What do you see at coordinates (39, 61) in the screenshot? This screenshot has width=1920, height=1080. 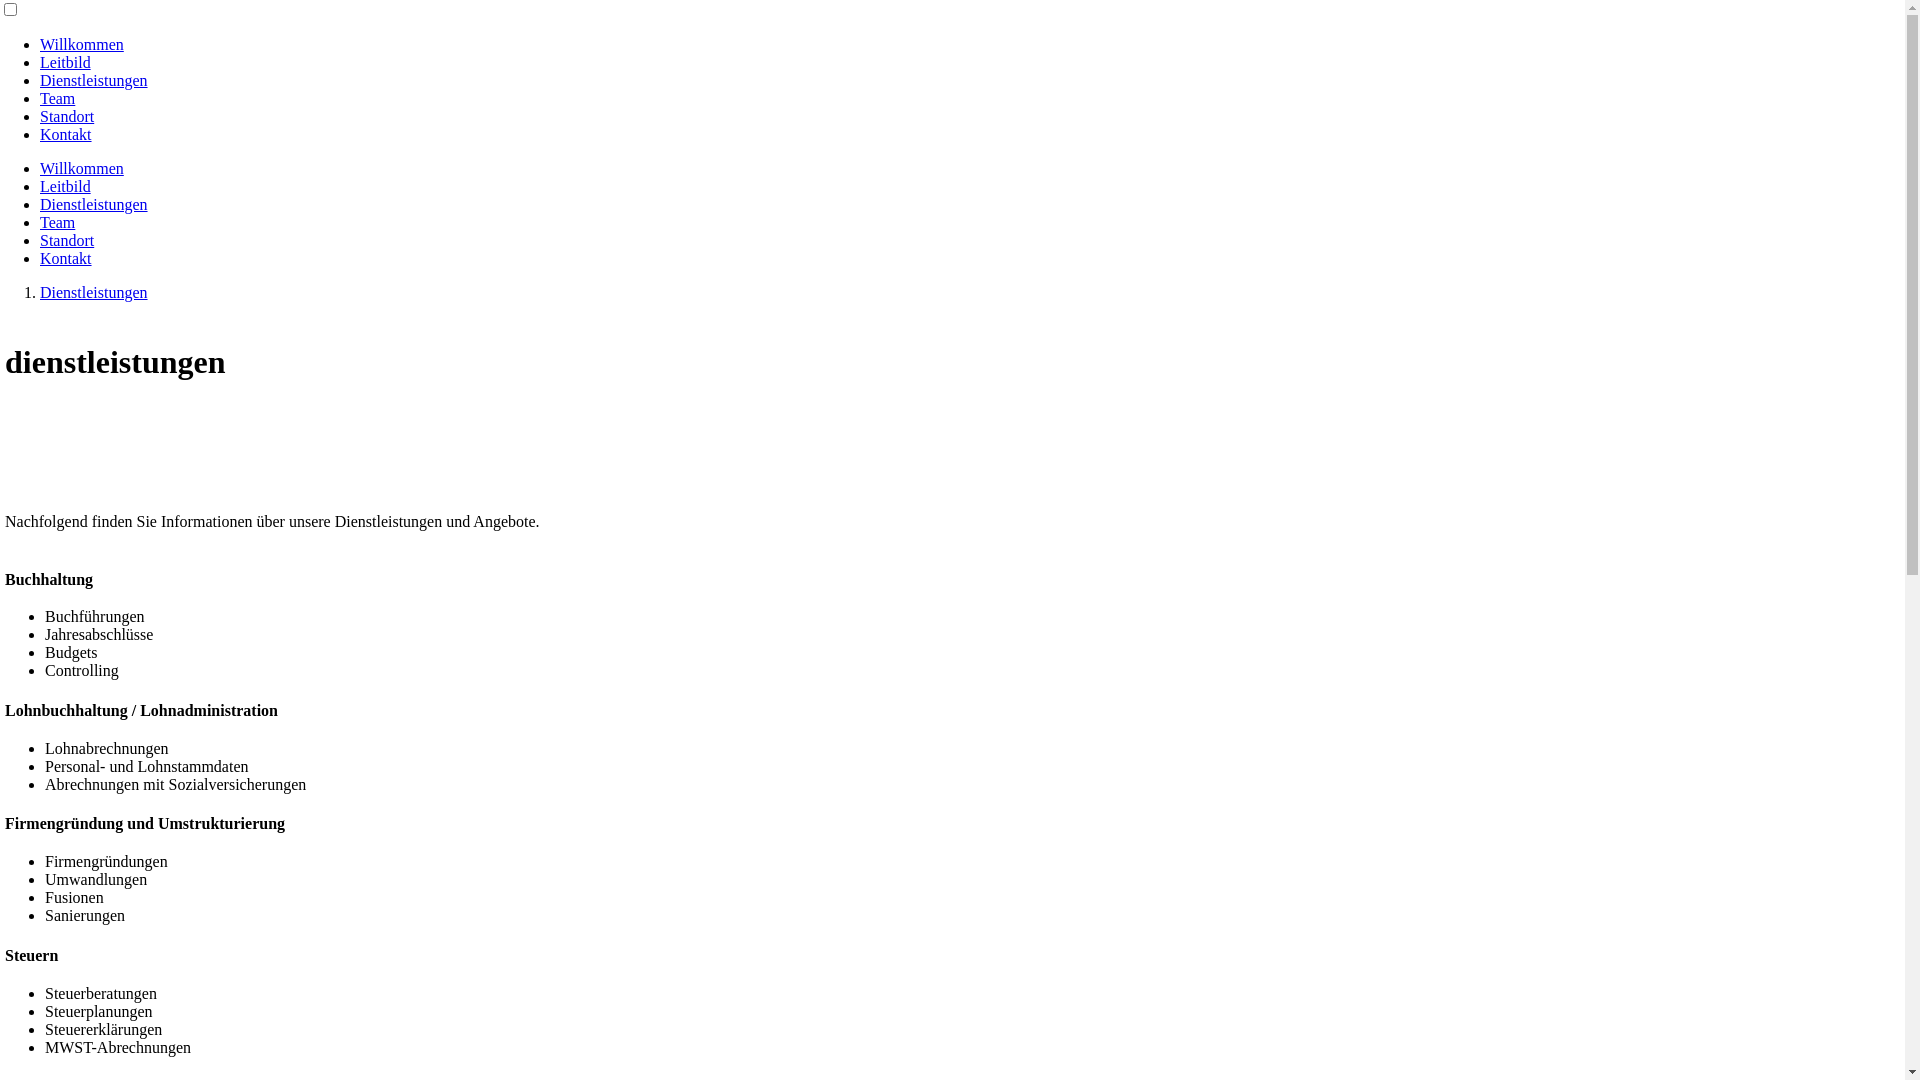 I see `'Leitbild'` at bounding box center [39, 61].